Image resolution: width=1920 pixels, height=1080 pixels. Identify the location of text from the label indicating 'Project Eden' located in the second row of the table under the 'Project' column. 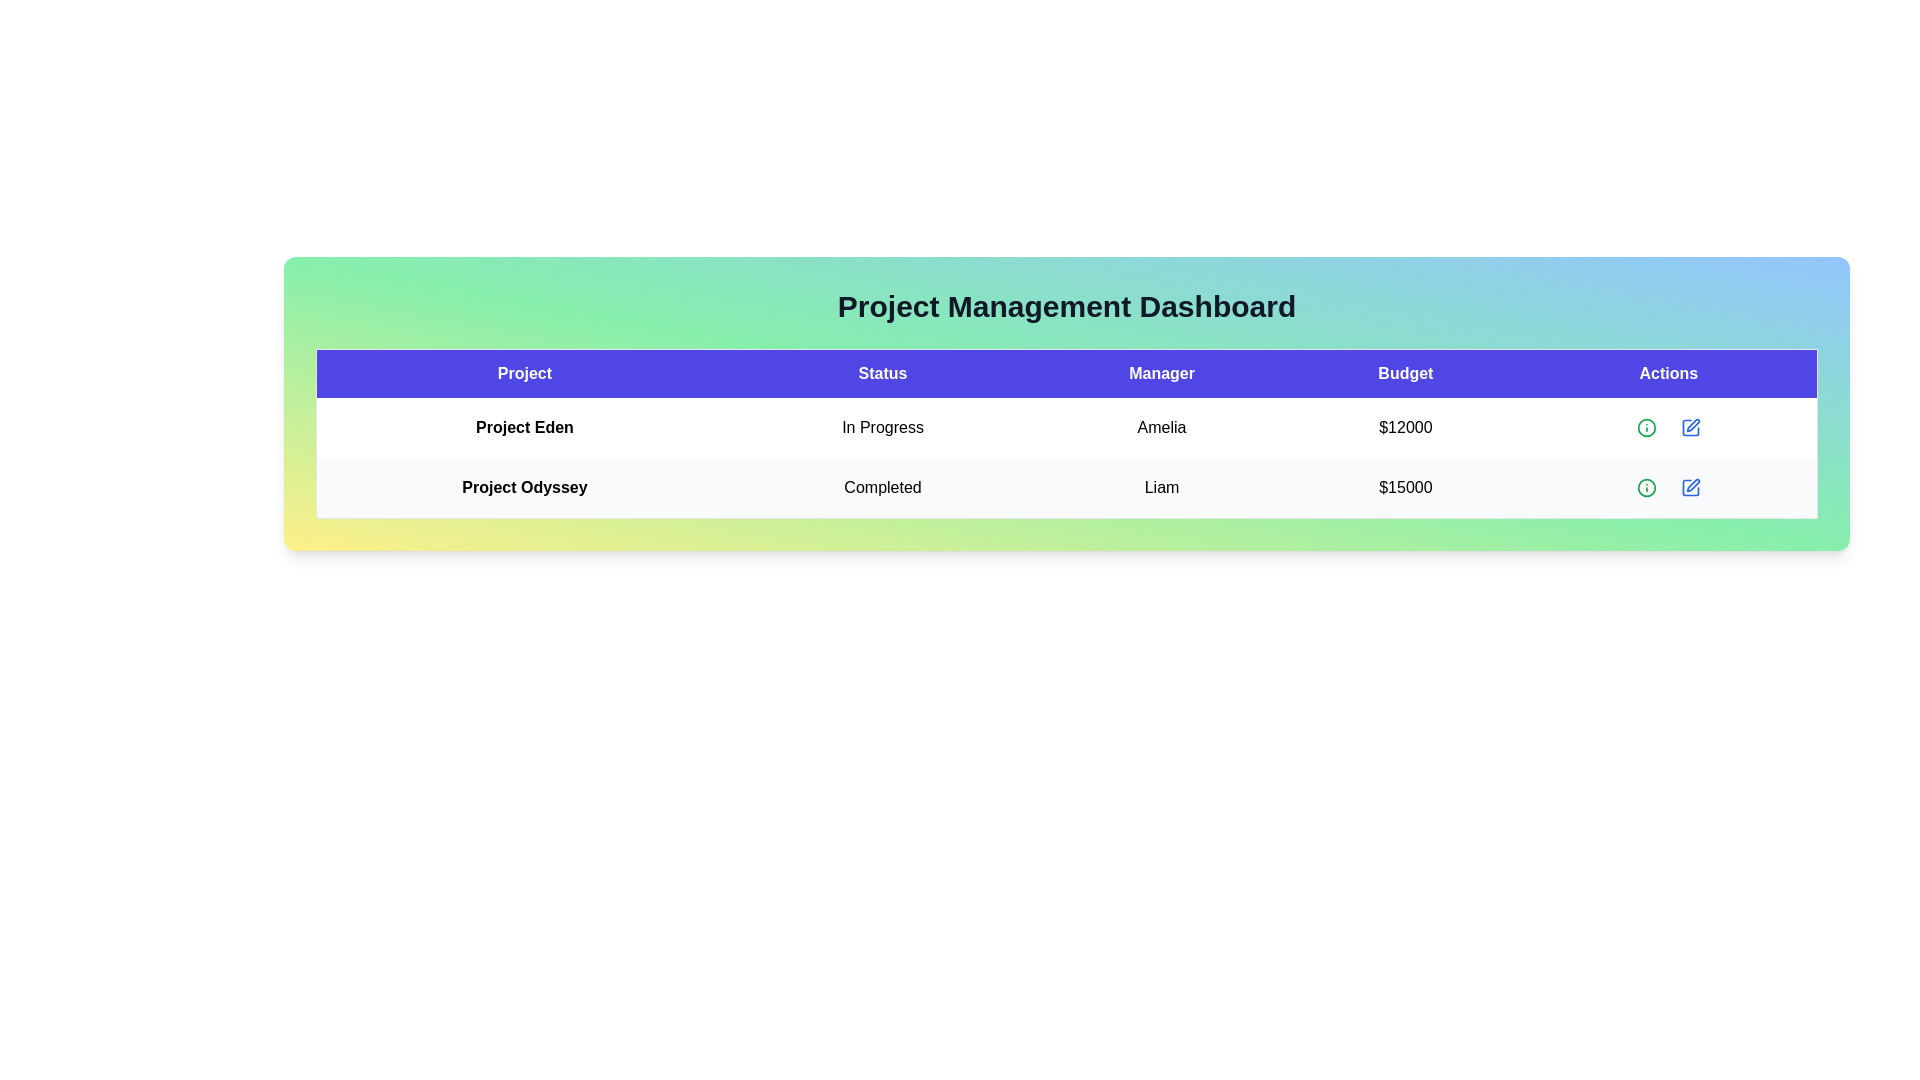
(524, 427).